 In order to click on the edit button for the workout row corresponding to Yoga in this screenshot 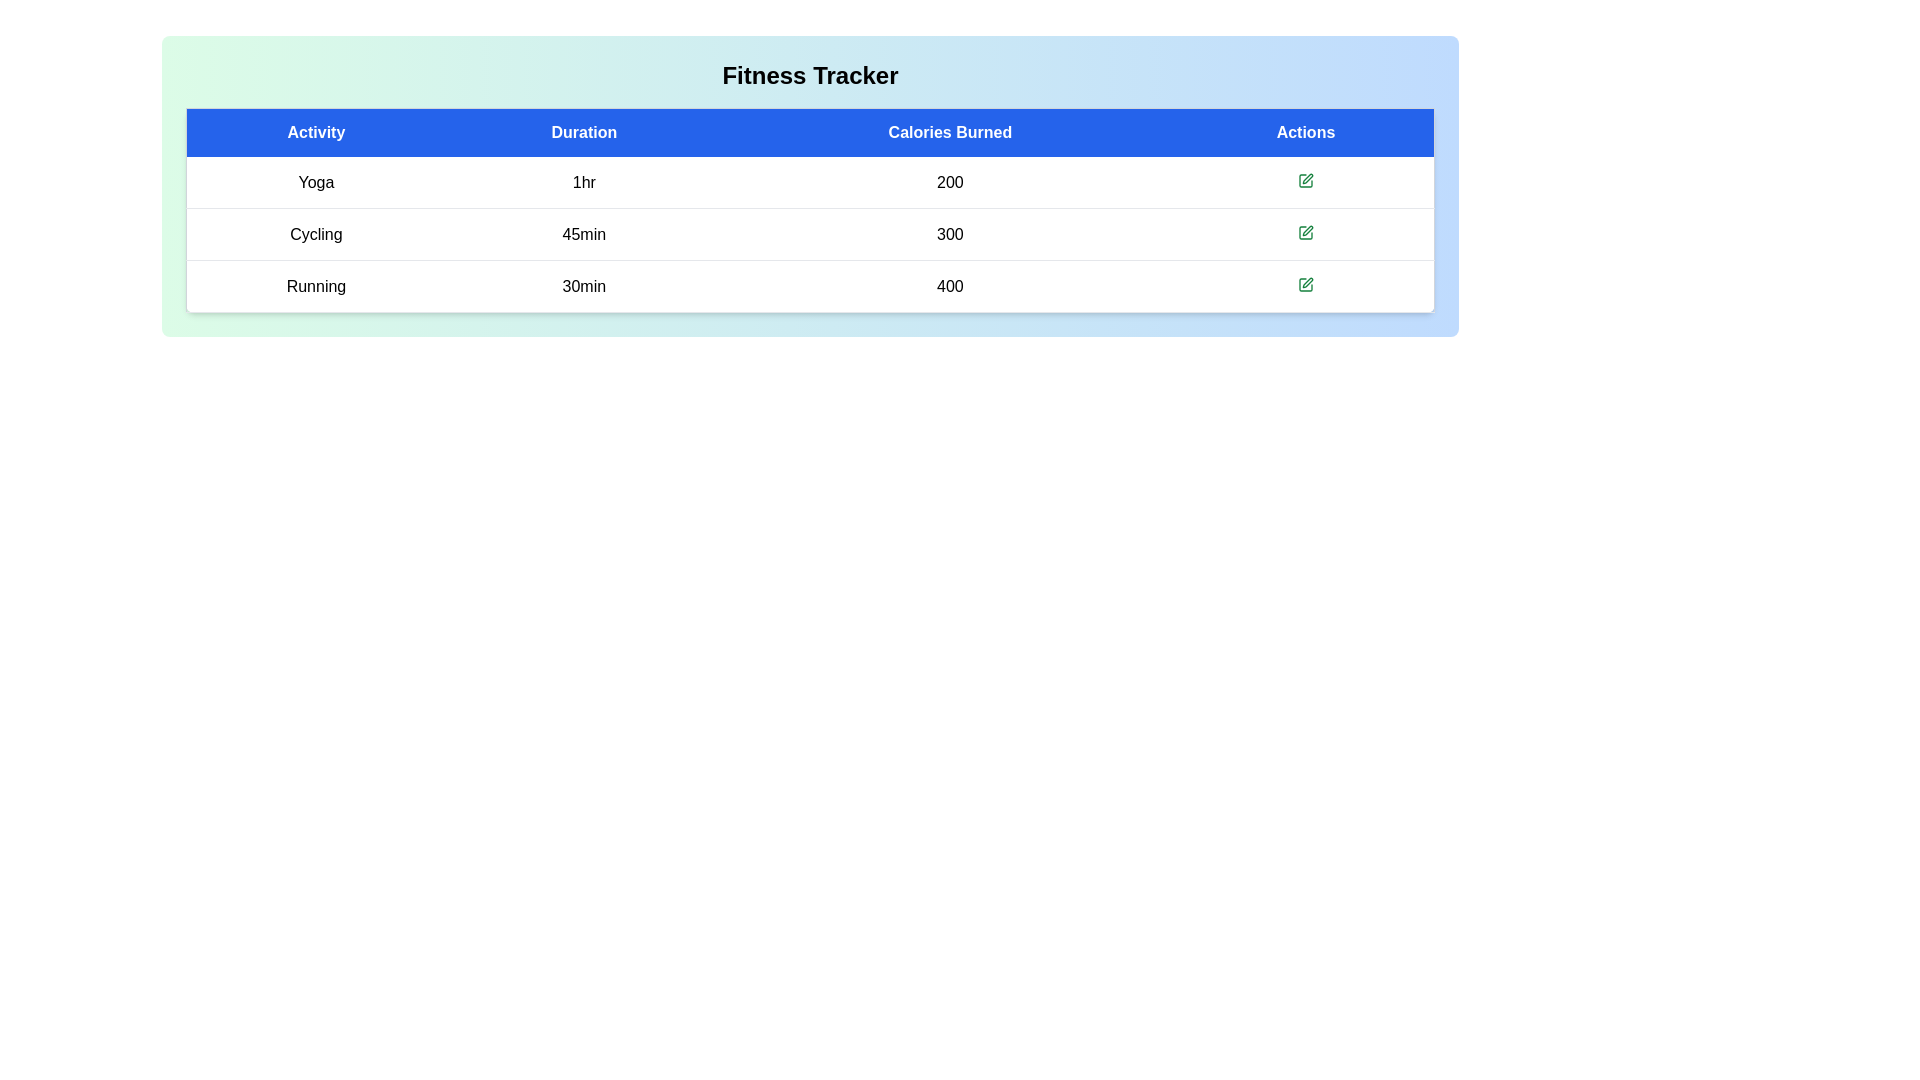, I will do `click(1305, 181)`.